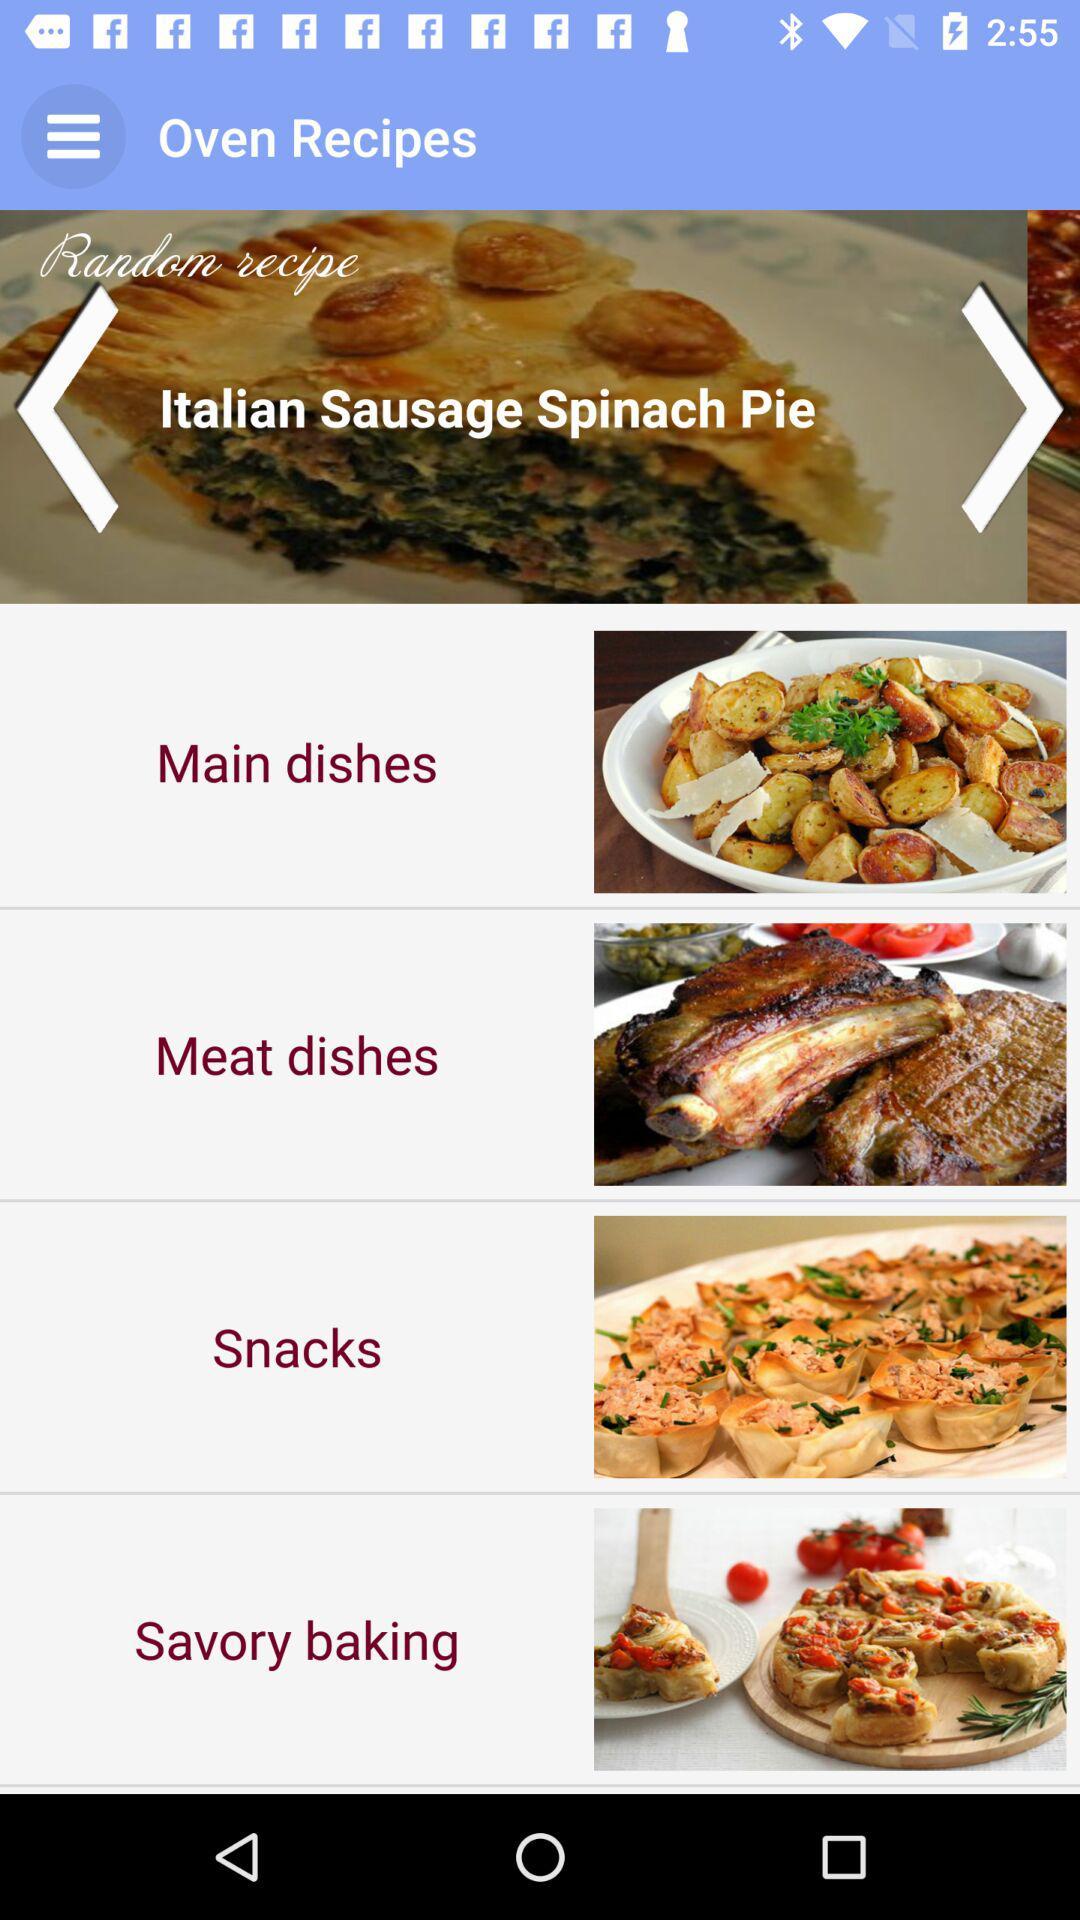 This screenshot has width=1080, height=1920. Describe the element at coordinates (64, 405) in the screenshot. I see `show previous recipe` at that location.